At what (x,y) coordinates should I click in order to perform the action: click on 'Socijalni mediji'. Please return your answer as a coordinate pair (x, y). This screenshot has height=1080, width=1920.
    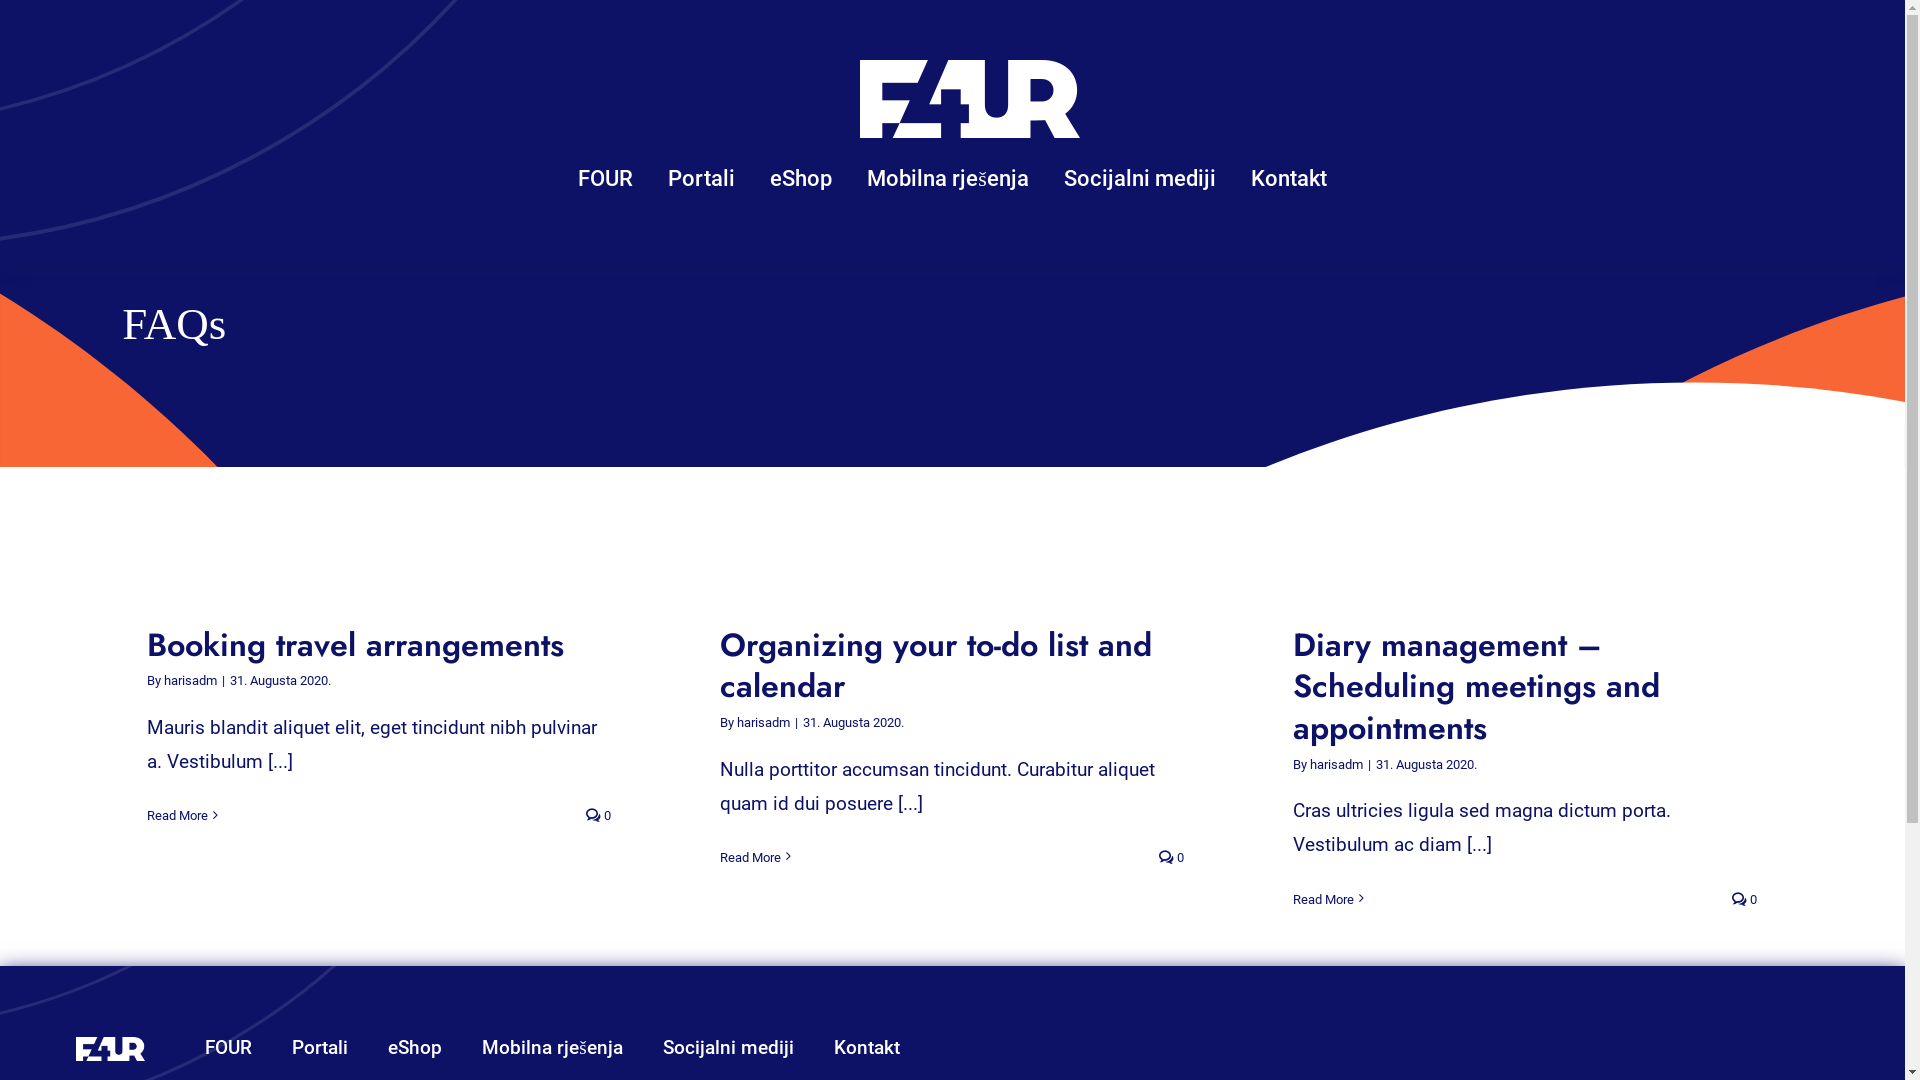
    Looking at the image, I should click on (727, 1048).